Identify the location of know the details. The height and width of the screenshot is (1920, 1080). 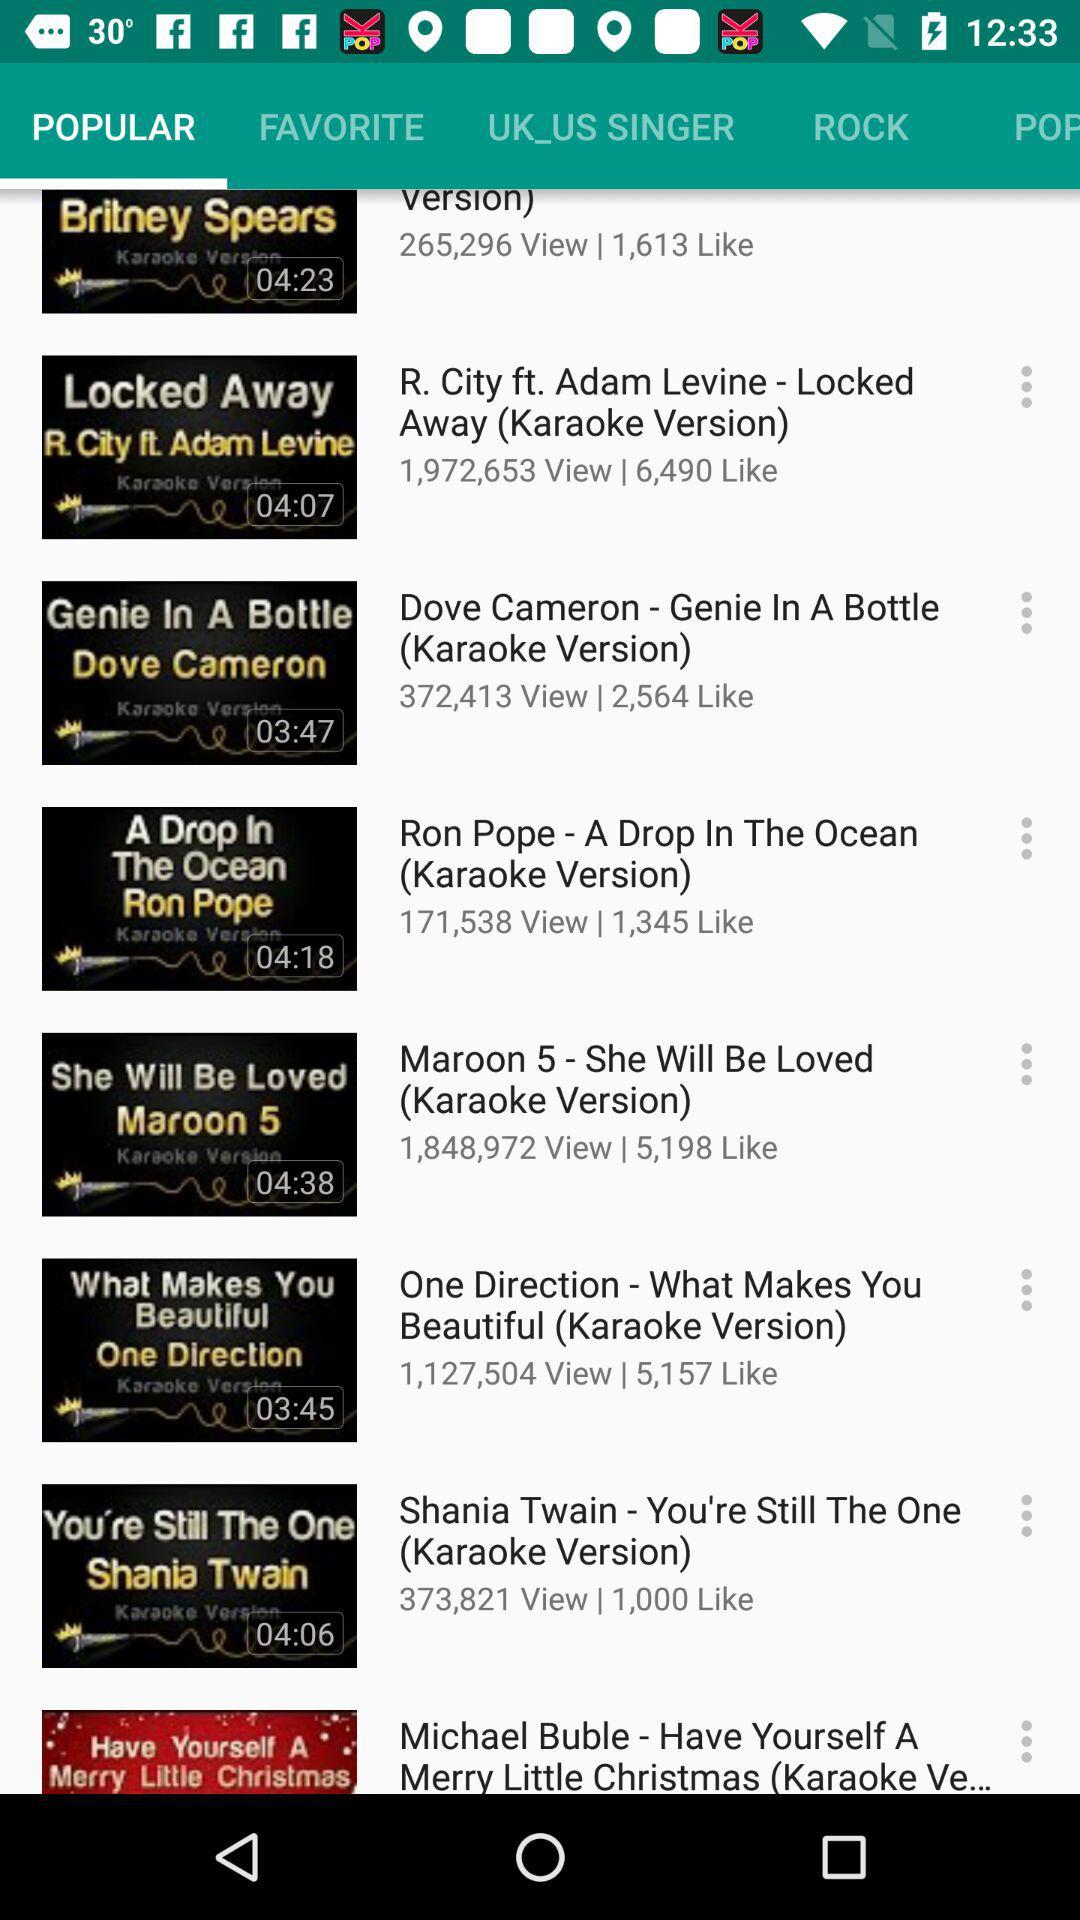
(1016, 1063).